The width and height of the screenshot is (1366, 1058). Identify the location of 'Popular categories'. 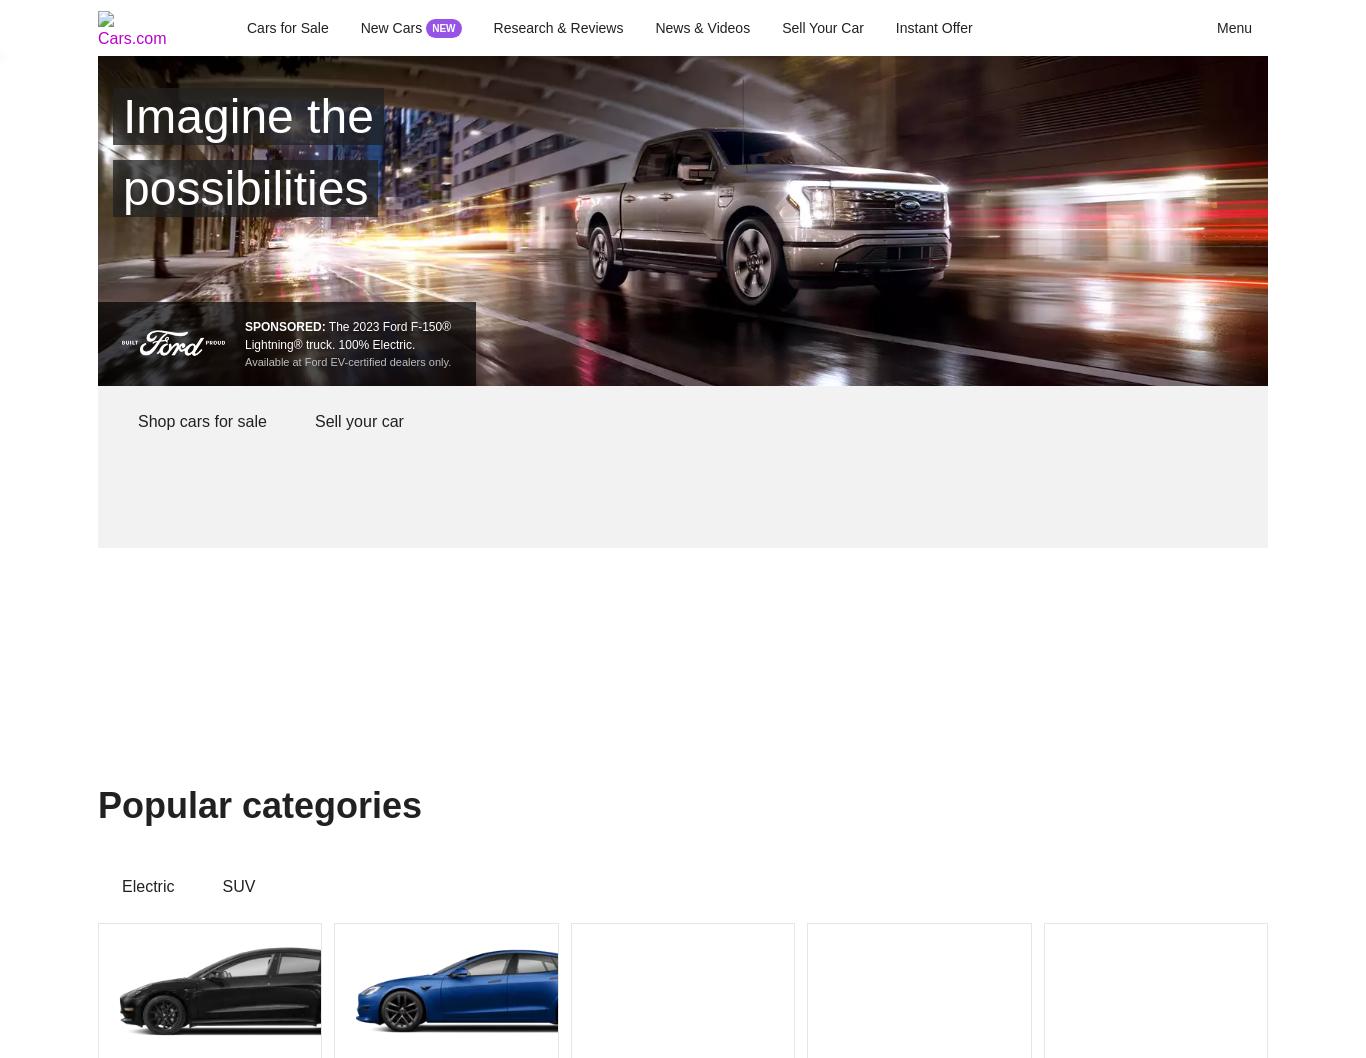
(97, 804).